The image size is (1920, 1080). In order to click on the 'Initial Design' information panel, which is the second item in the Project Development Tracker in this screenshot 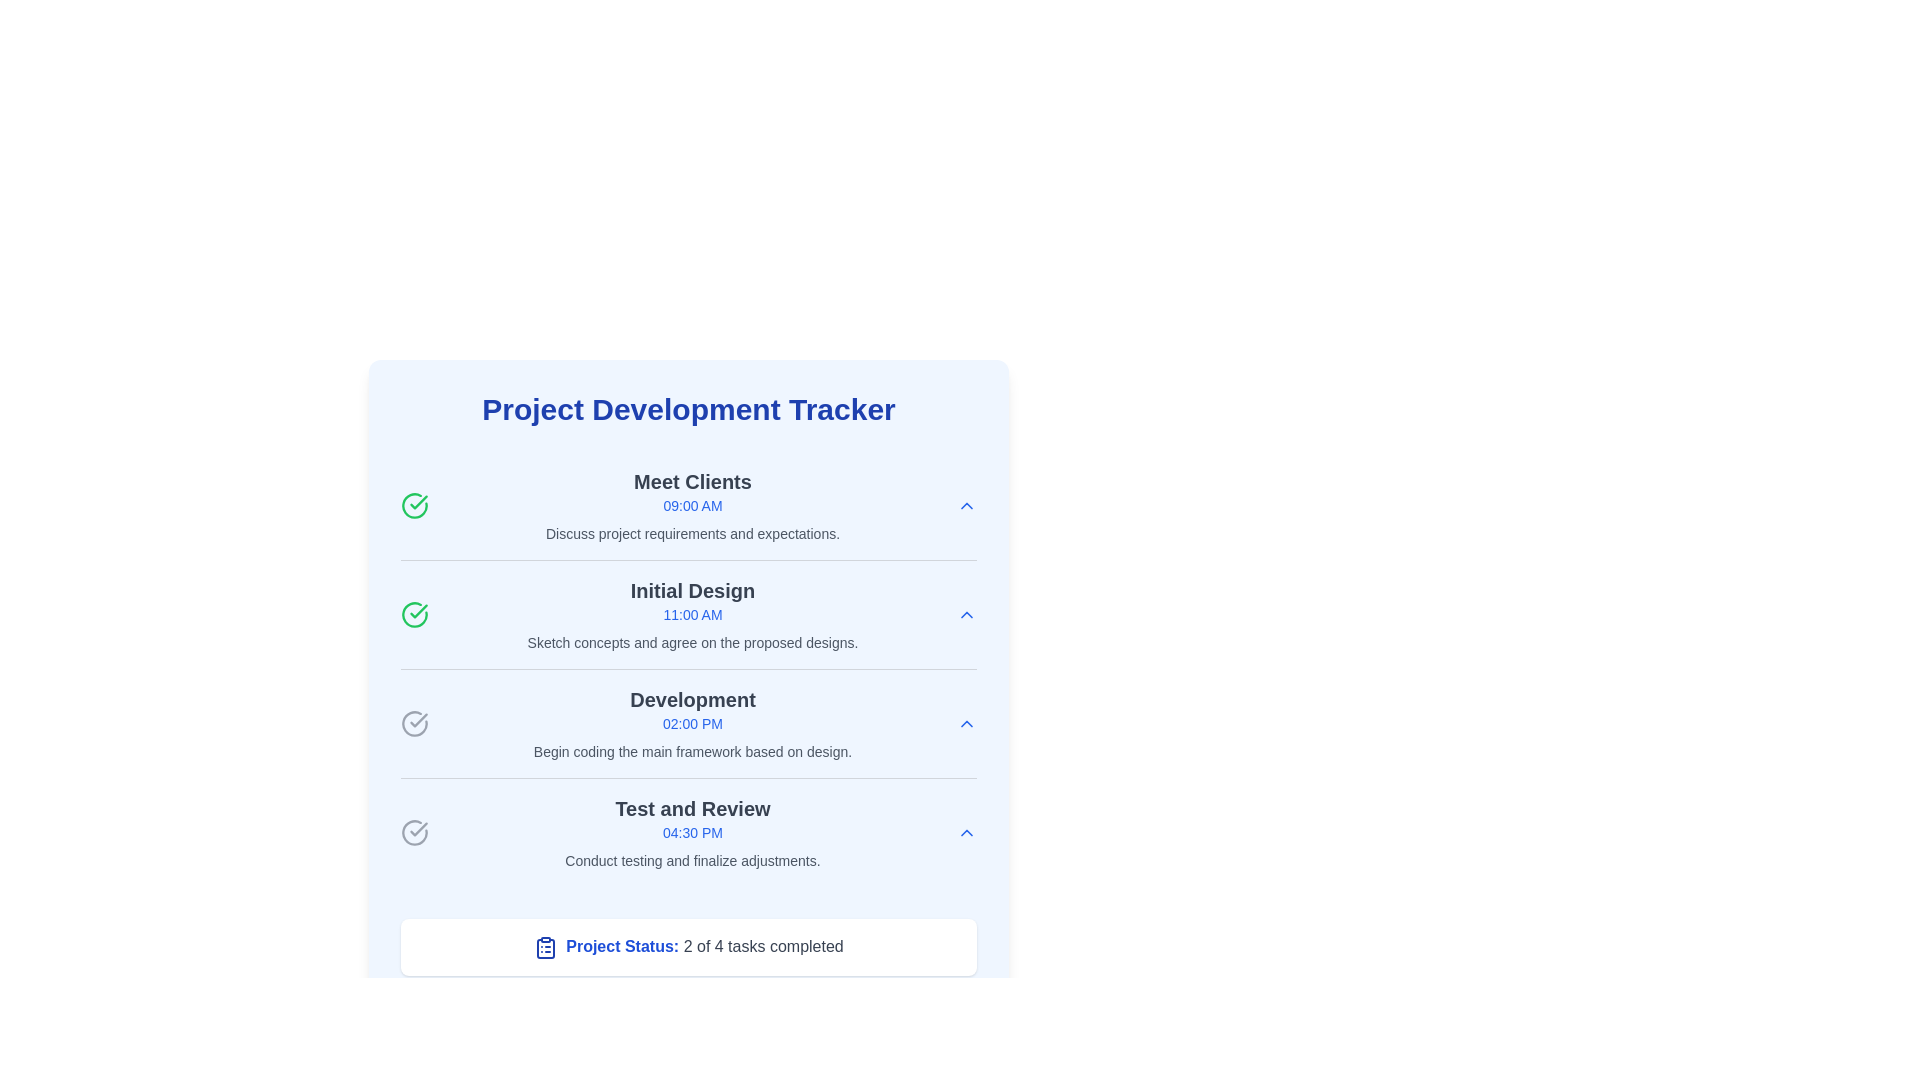, I will do `click(692, 613)`.